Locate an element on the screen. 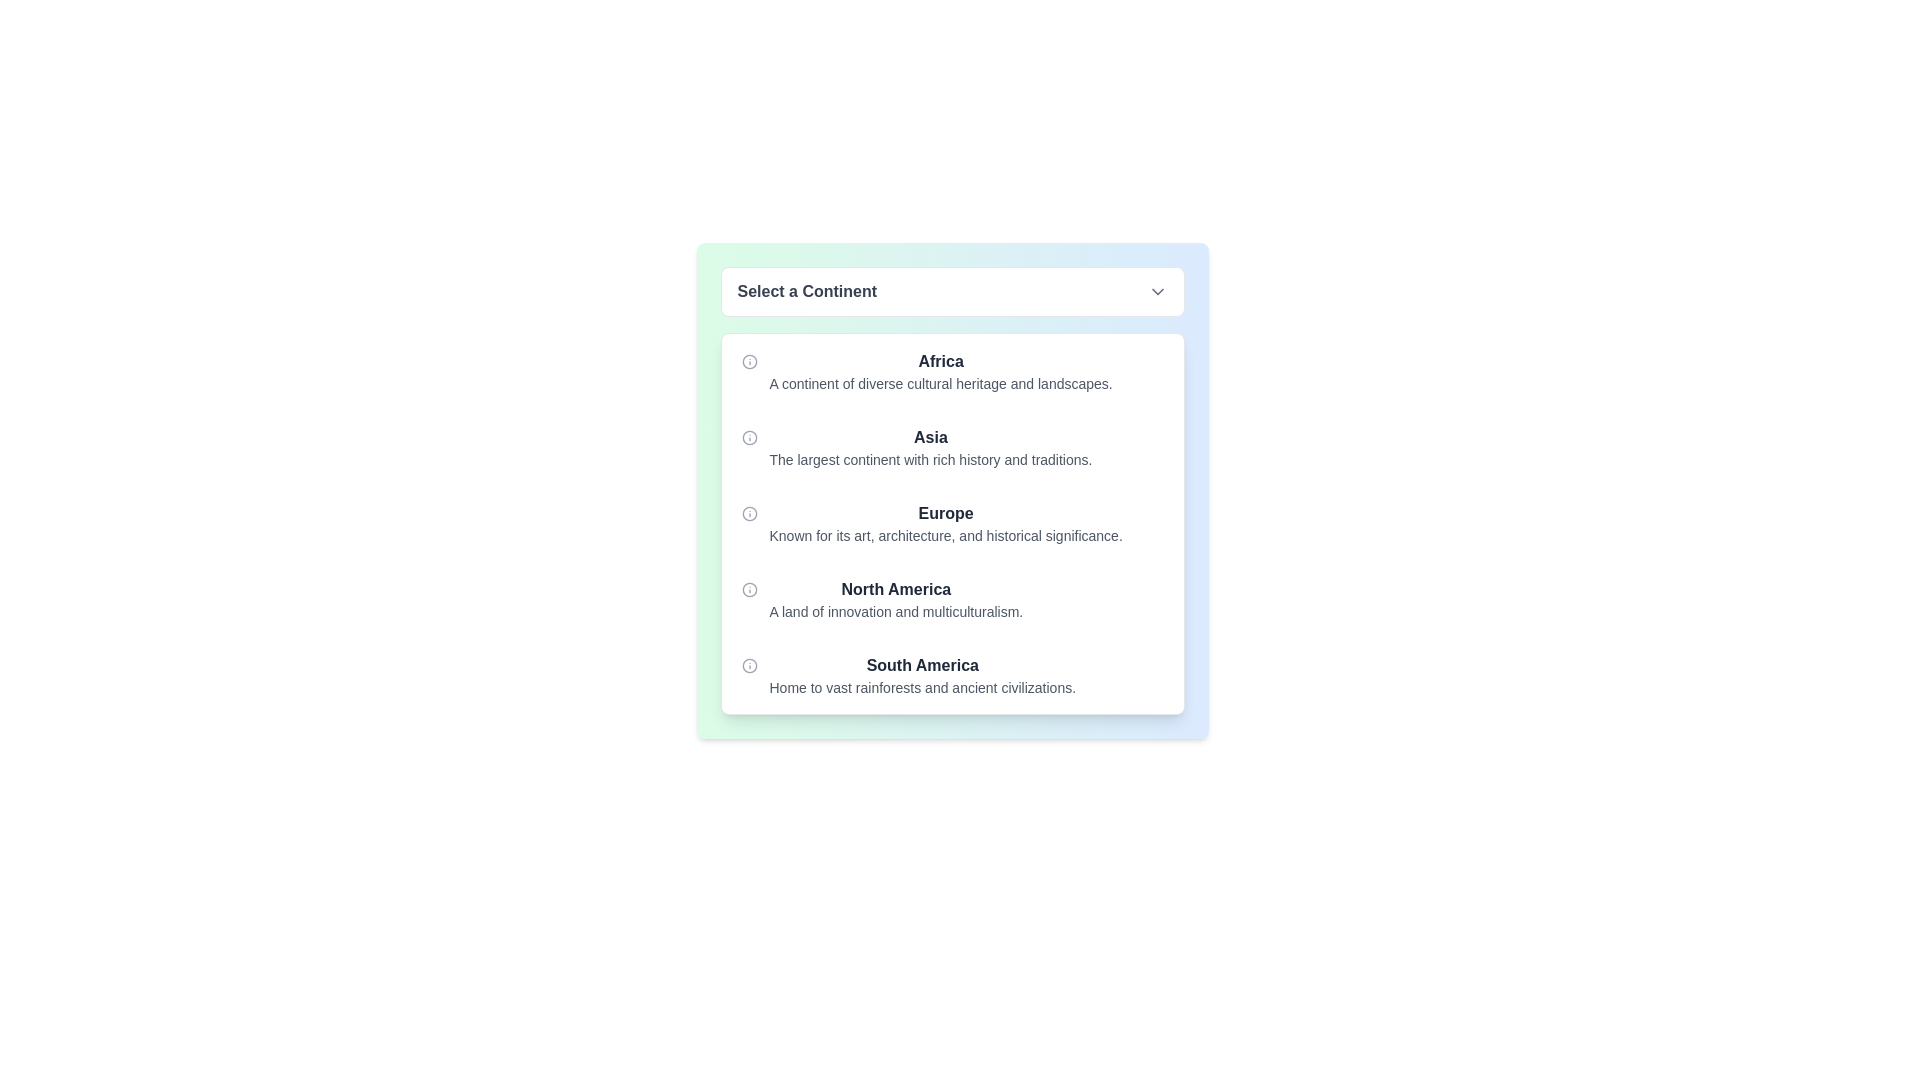 The width and height of the screenshot is (1920, 1080). the selectable list item representing 'Asia' is located at coordinates (951, 446).